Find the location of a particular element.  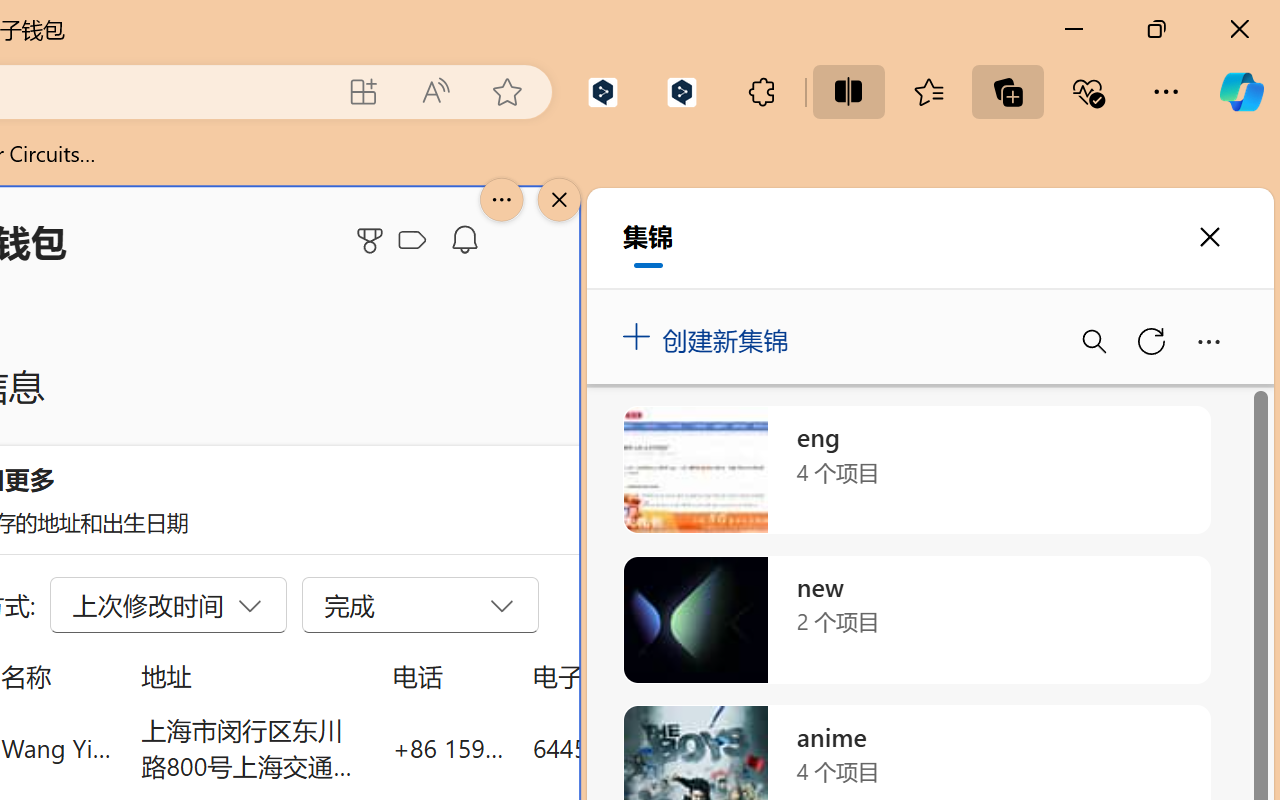

'Class: ___1lmltc5 f1agt3bx f12qytpq' is located at coordinates (411, 240).